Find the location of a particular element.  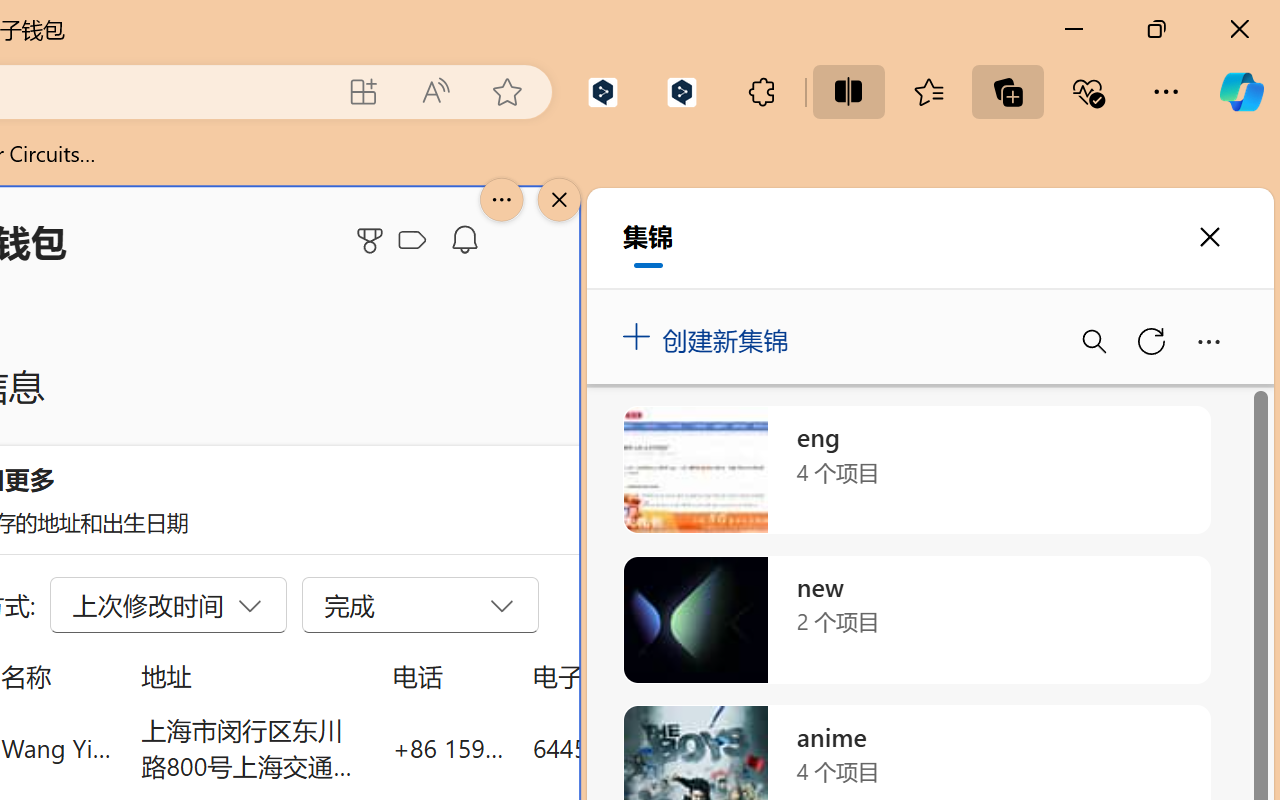

'Class: ___1lmltc5 f1agt3bx f12qytpq' is located at coordinates (411, 240).